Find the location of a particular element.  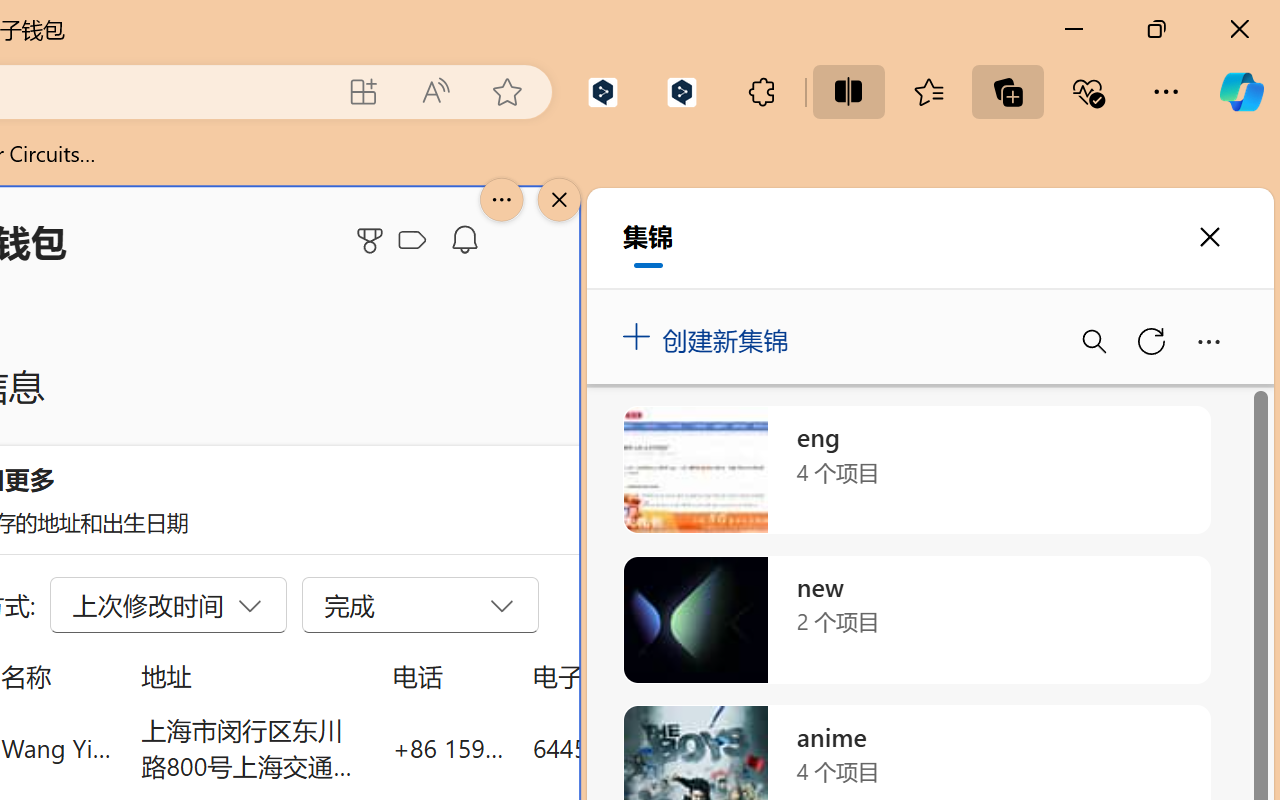

'Class: ___1lmltc5 f1agt3bx f12qytpq' is located at coordinates (411, 240).